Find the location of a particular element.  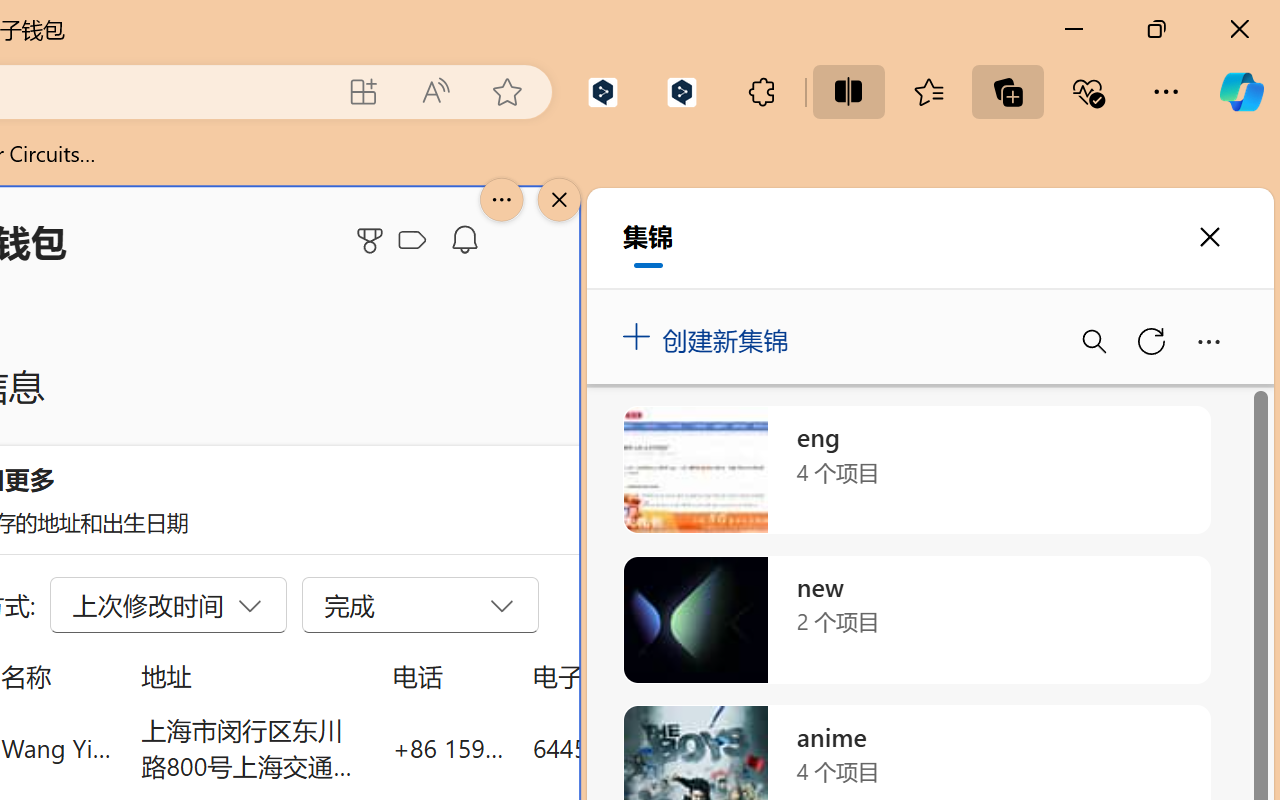

'Class: ___1lmltc5 f1agt3bx f12qytpq' is located at coordinates (411, 240).